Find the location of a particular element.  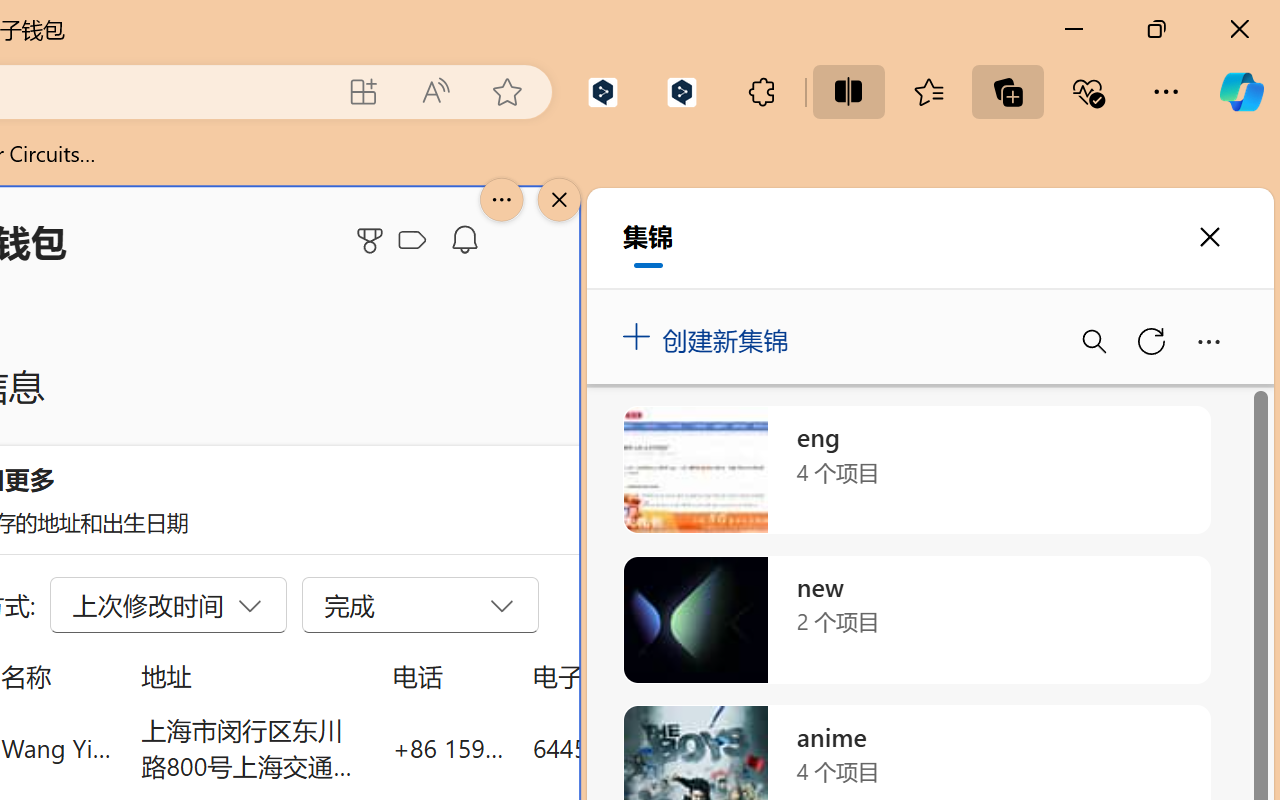

'Class: ___1lmltc5 f1agt3bx f12qytpq' is located at coordinates (411, 240).